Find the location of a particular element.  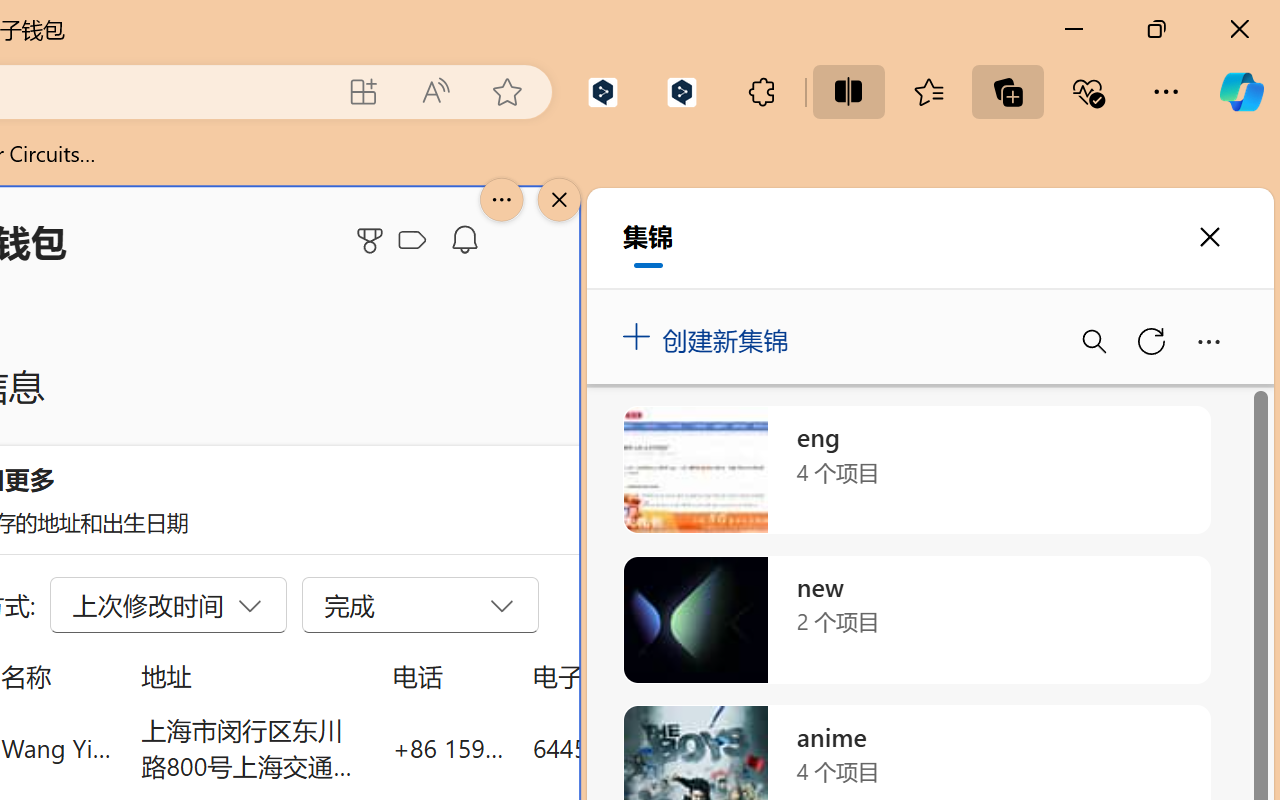

'Class: ___1lmltc5 f1agt3bx f12qytpq' is located at coordinates (411, 240).